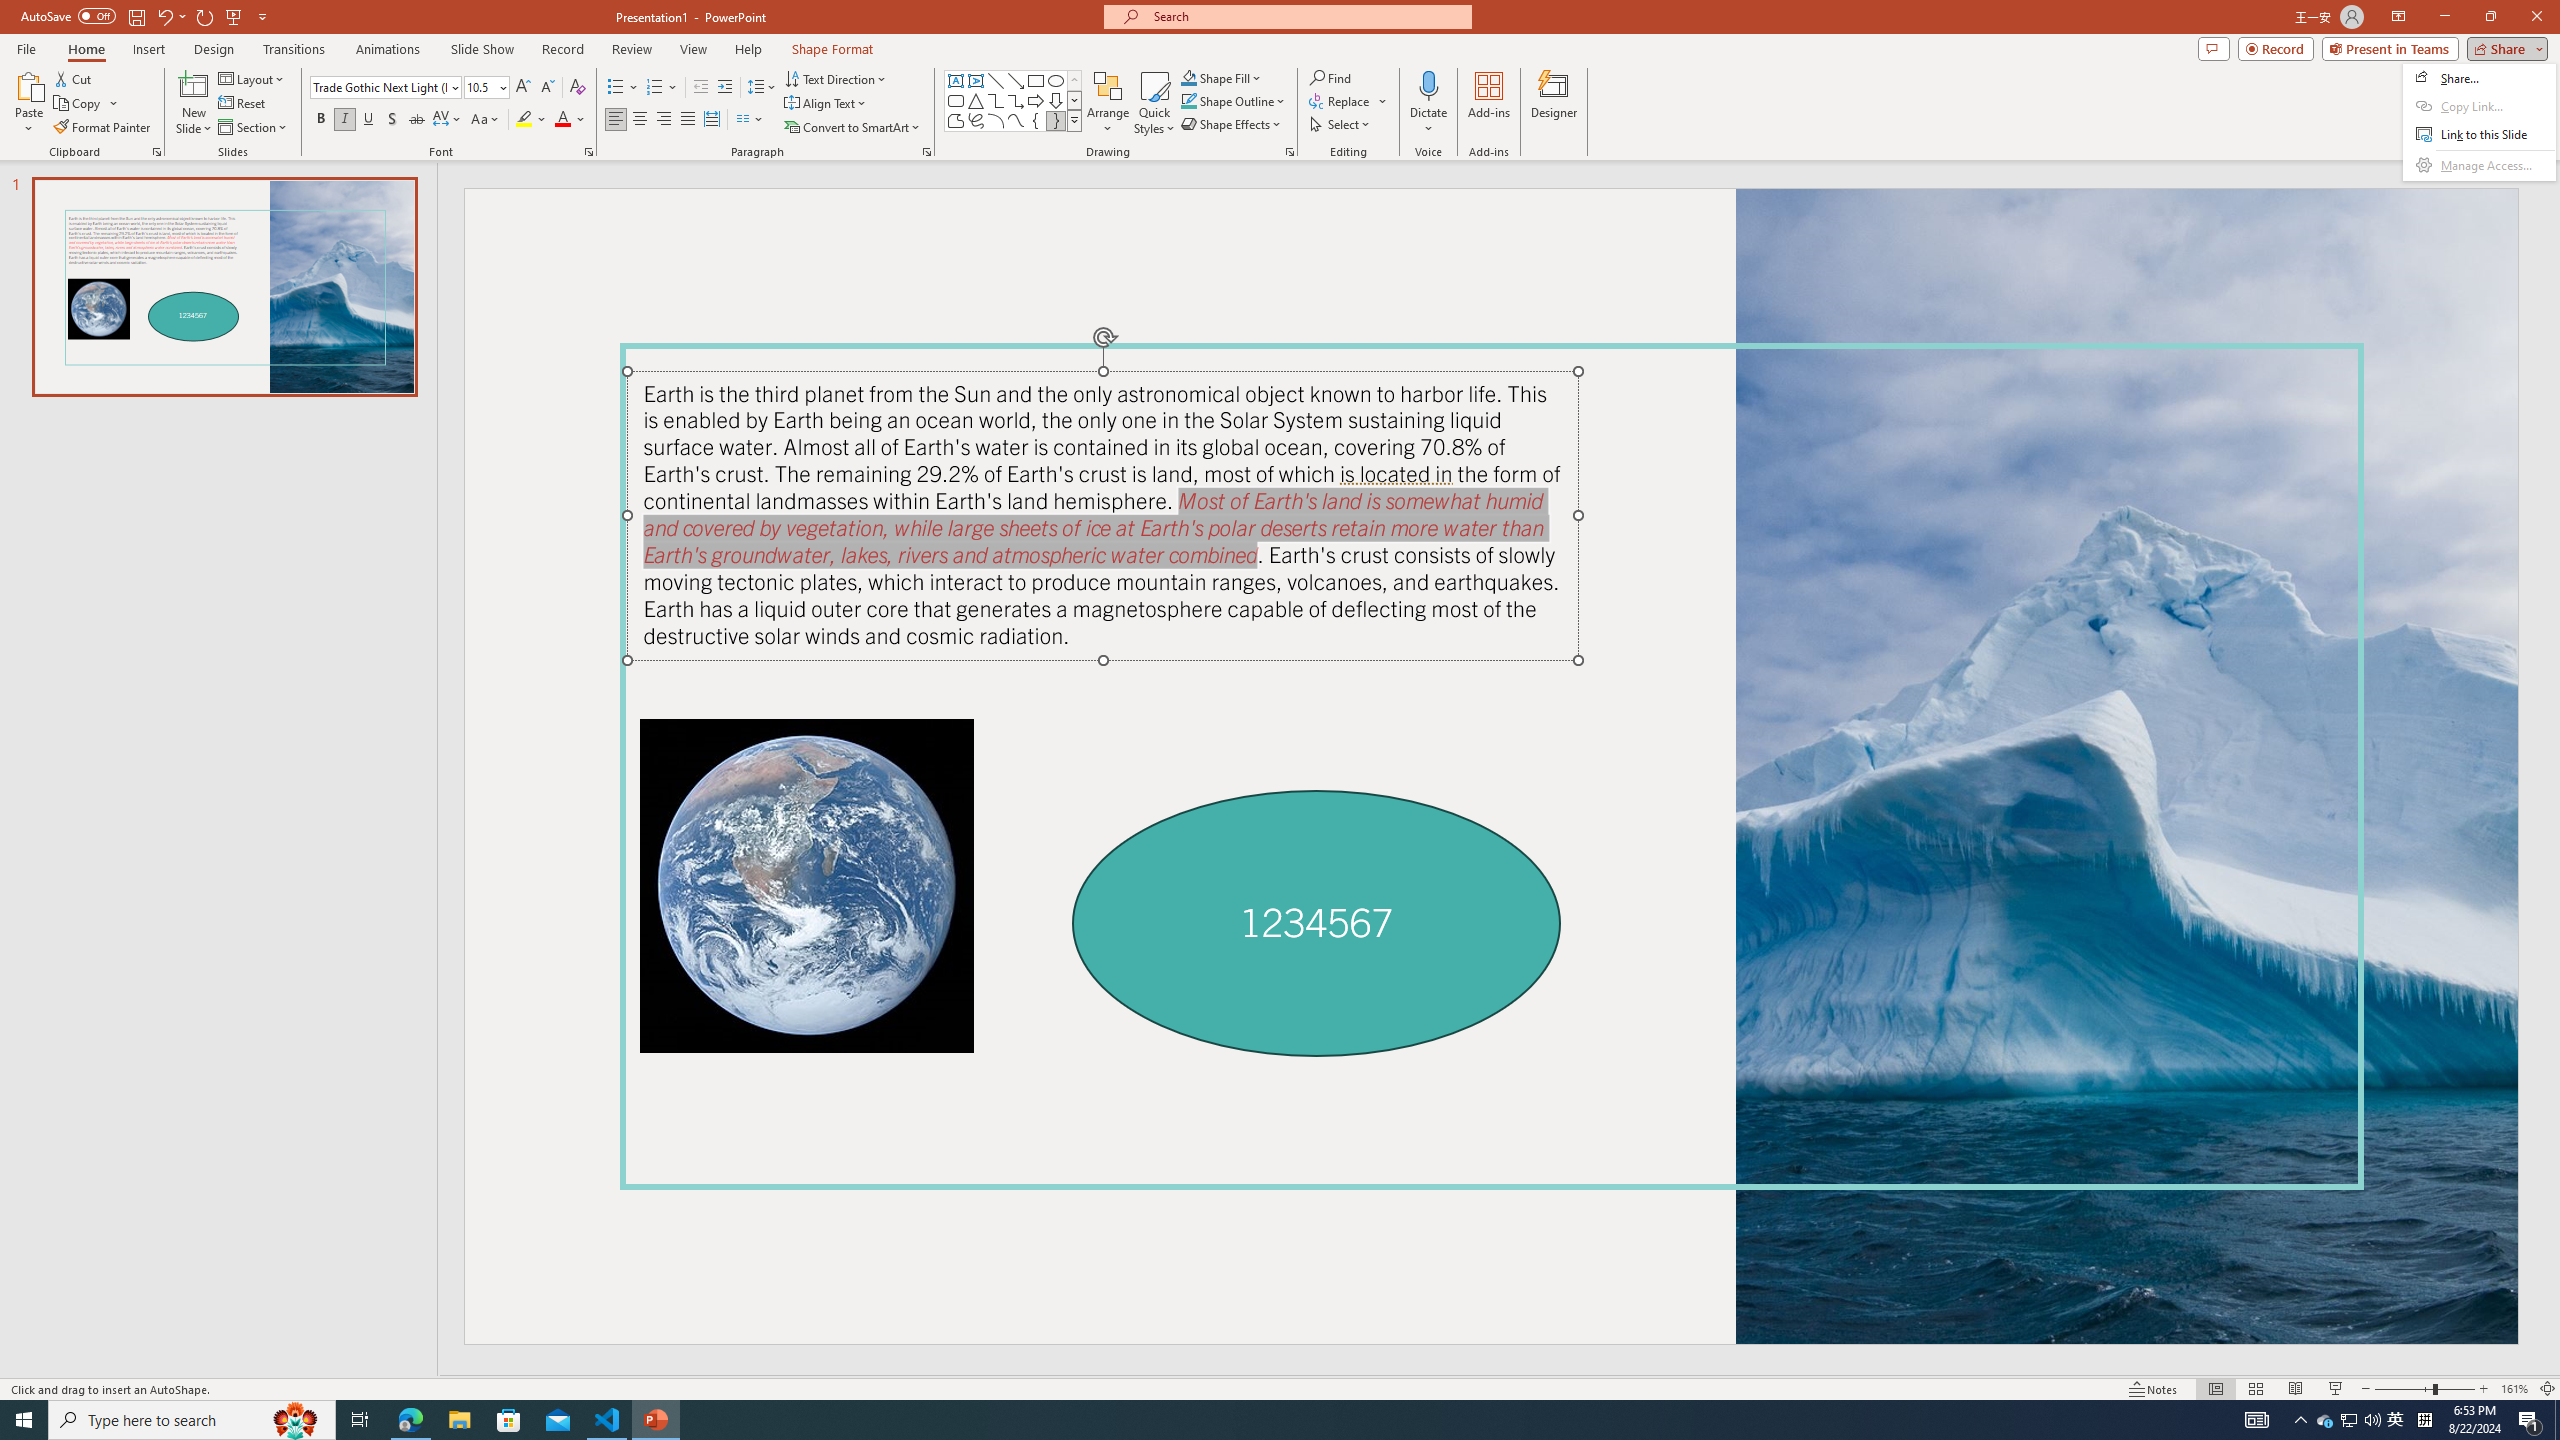 The height and width of the screenshot is (1440, 2560). Describe the element at coordinates (832, 49) in the screenshot. I see `'Shape Format'` at that location.